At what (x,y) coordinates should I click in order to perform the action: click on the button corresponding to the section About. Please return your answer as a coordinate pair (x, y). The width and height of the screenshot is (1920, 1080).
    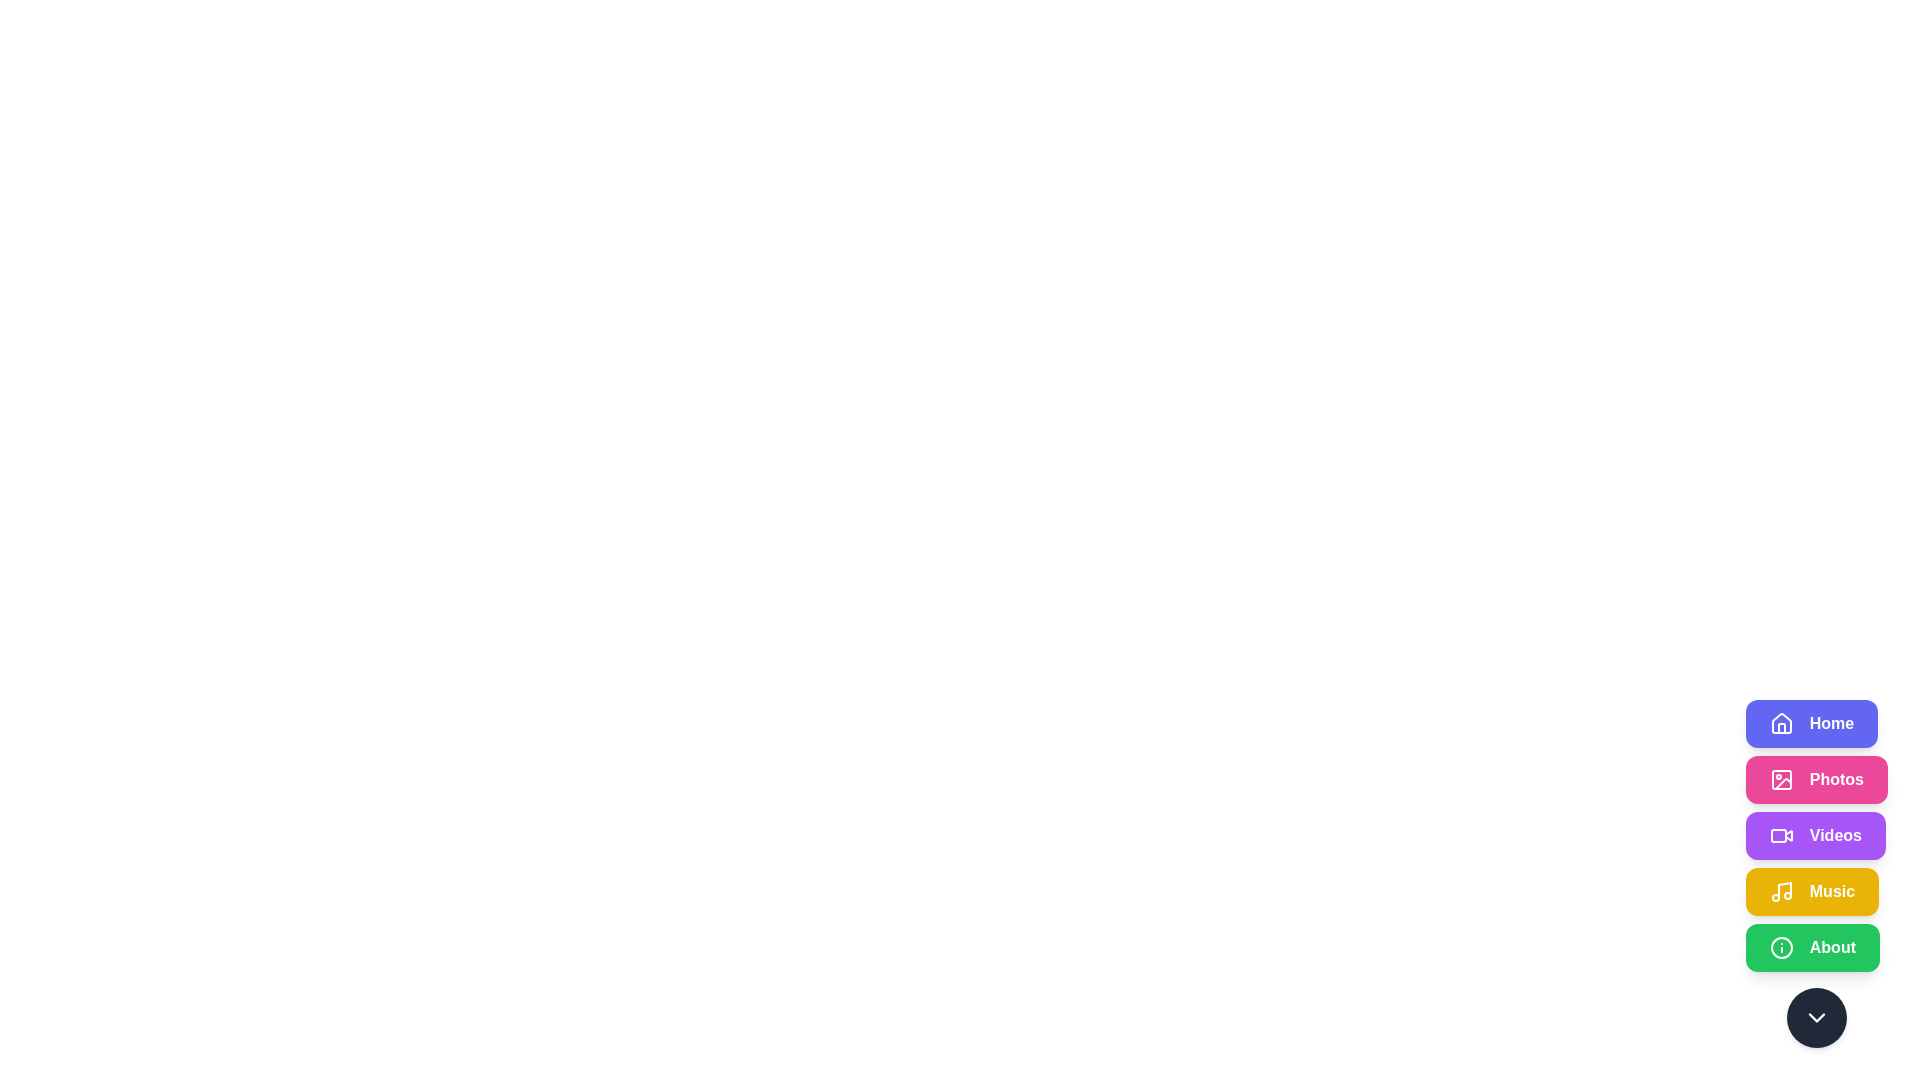
    Looking at the image, I should click on (1811, 947).